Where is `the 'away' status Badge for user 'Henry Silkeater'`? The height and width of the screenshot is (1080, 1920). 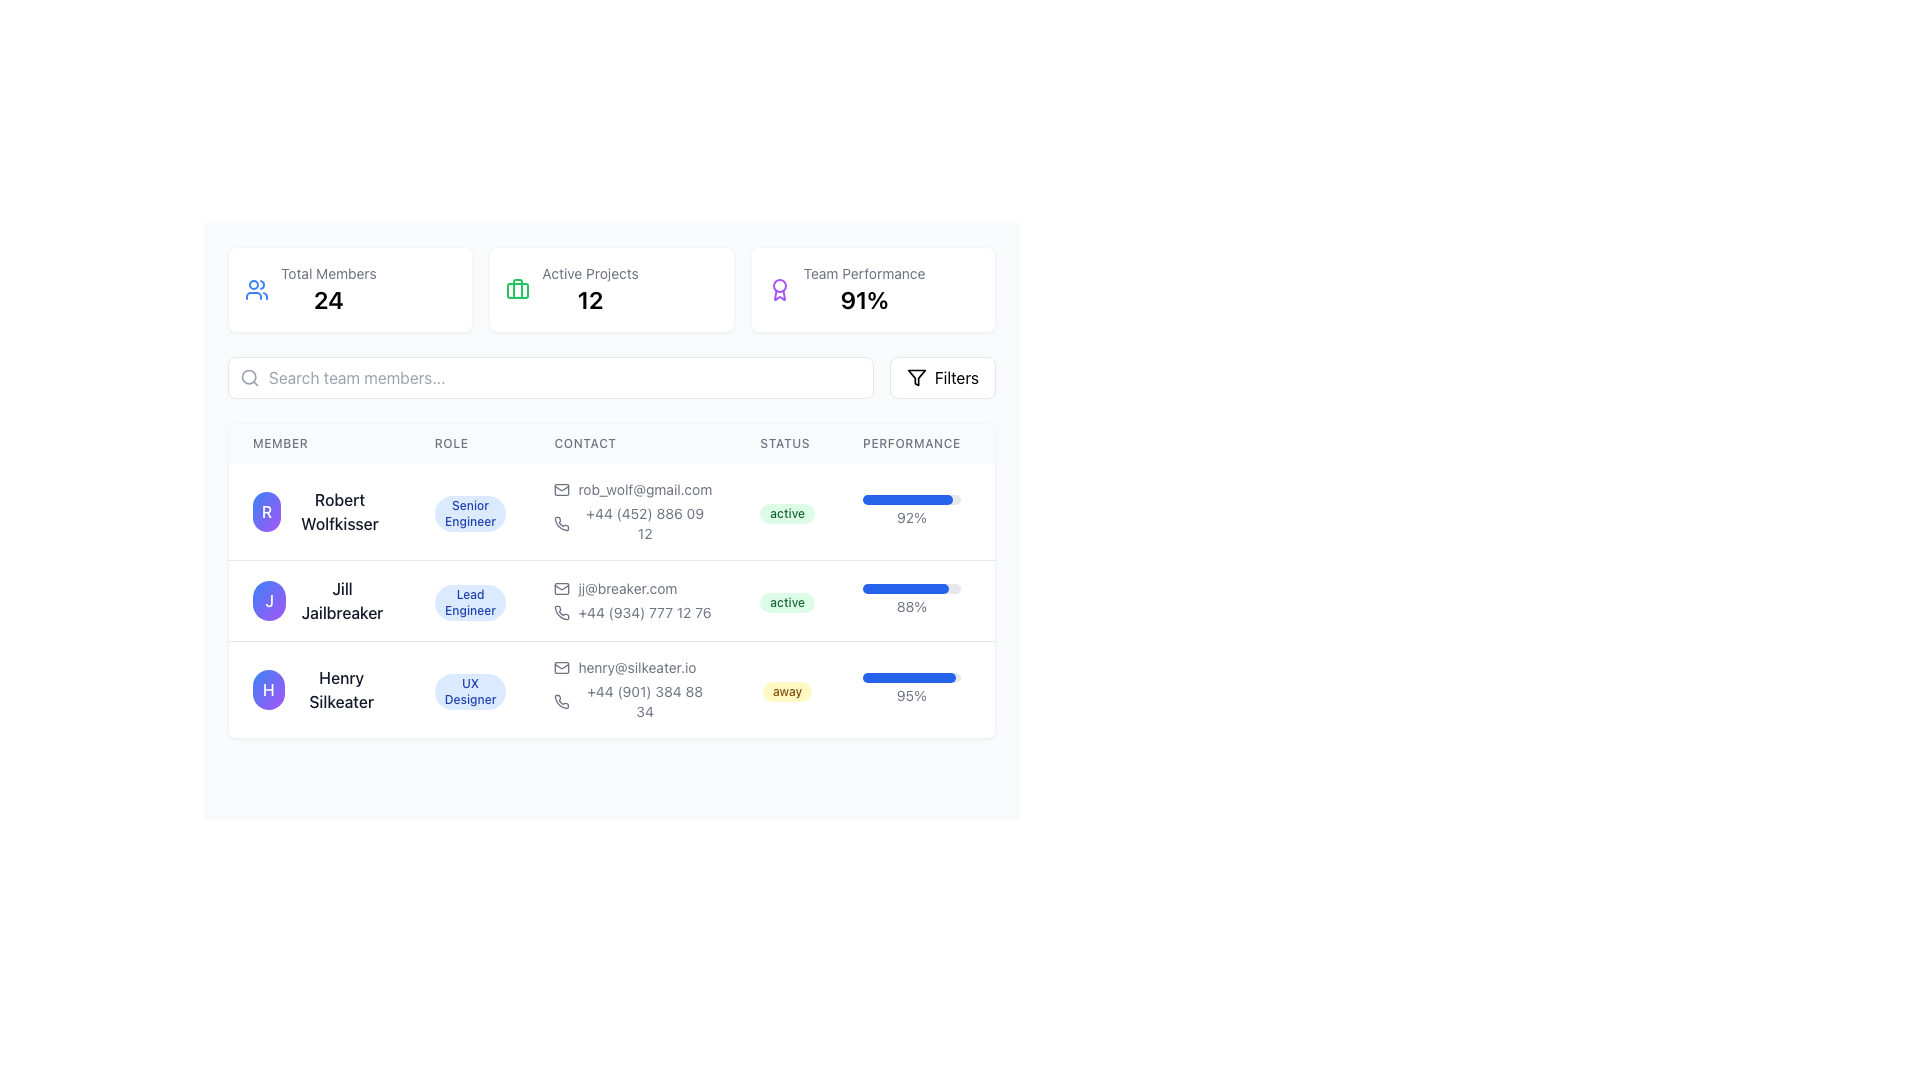 the 'away' status Badge for user 'Henry Silkeater' is located at coordinates (786, 690).